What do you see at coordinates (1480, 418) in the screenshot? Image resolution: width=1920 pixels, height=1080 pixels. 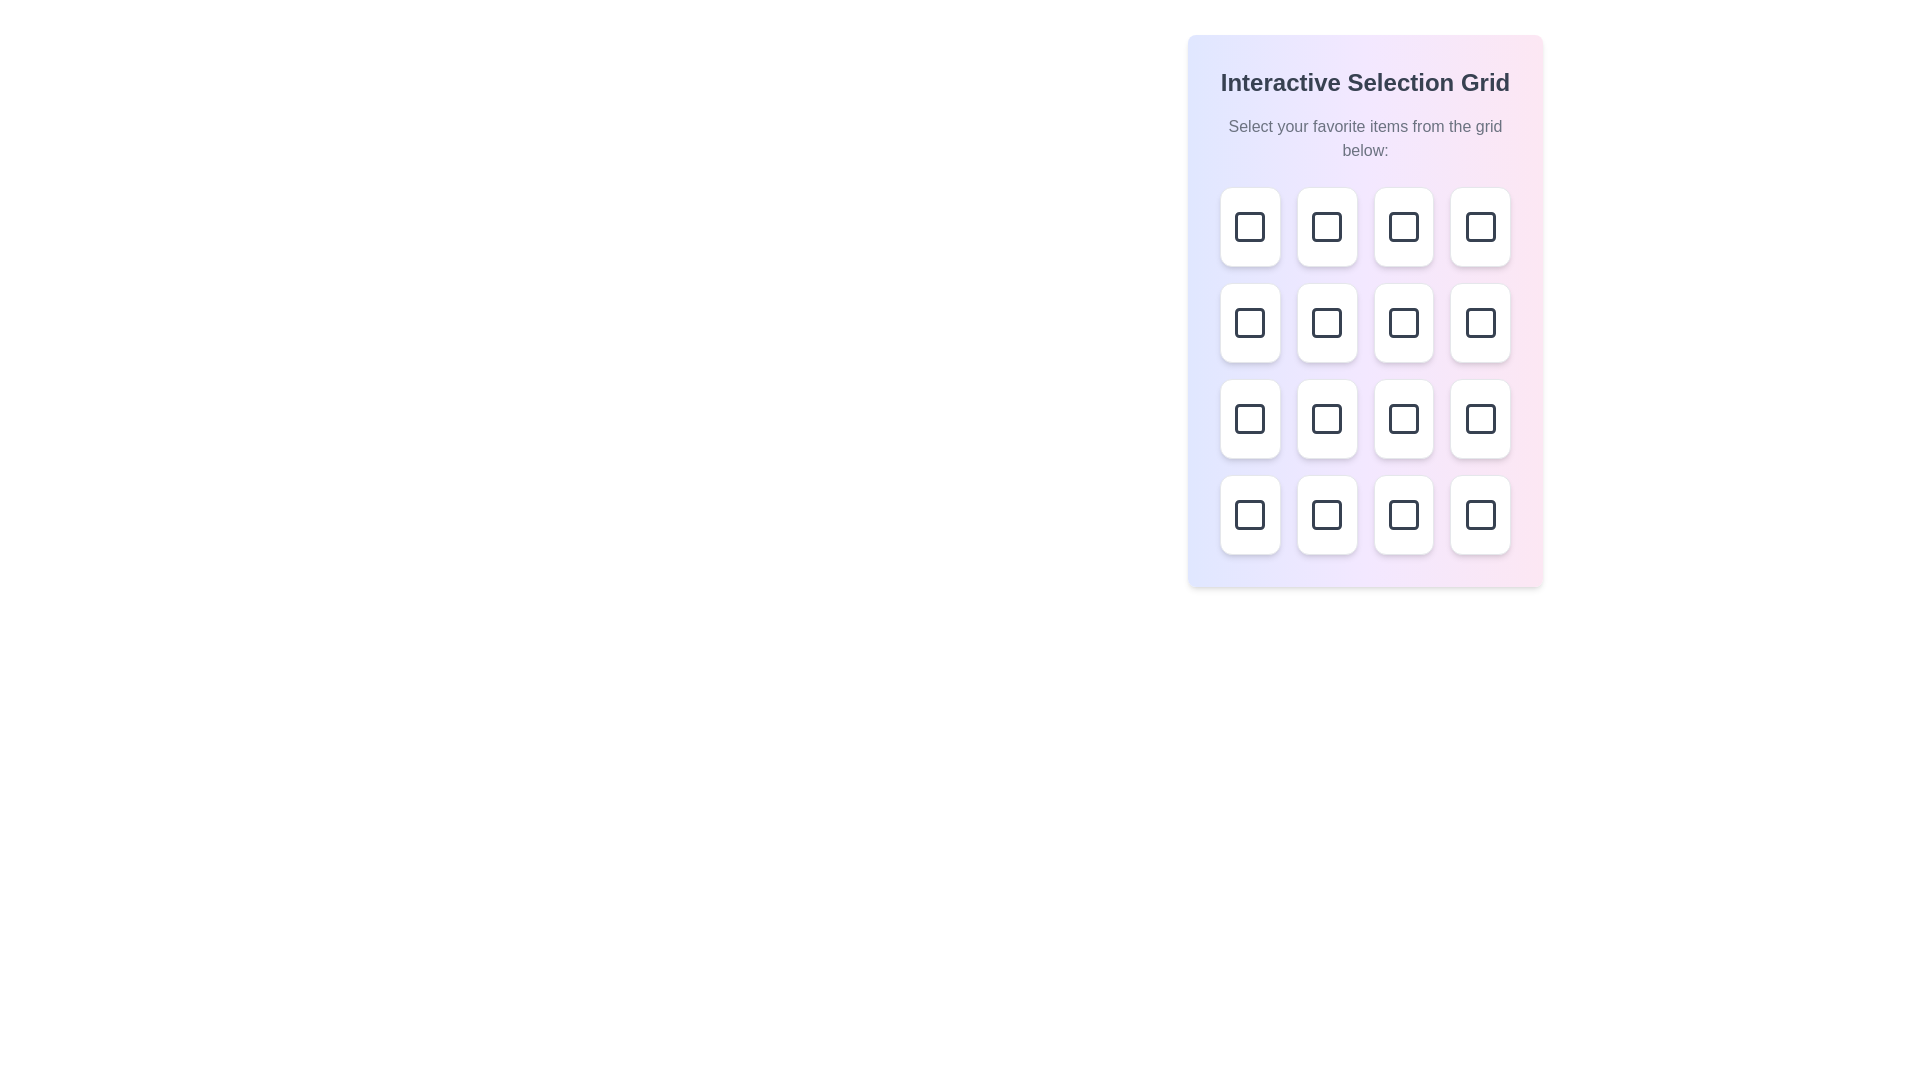 I see `the square-shaped interactive button with a white background and gray border located in the fourth column, fourth row of the grid` at bounding box center [1480, 418].